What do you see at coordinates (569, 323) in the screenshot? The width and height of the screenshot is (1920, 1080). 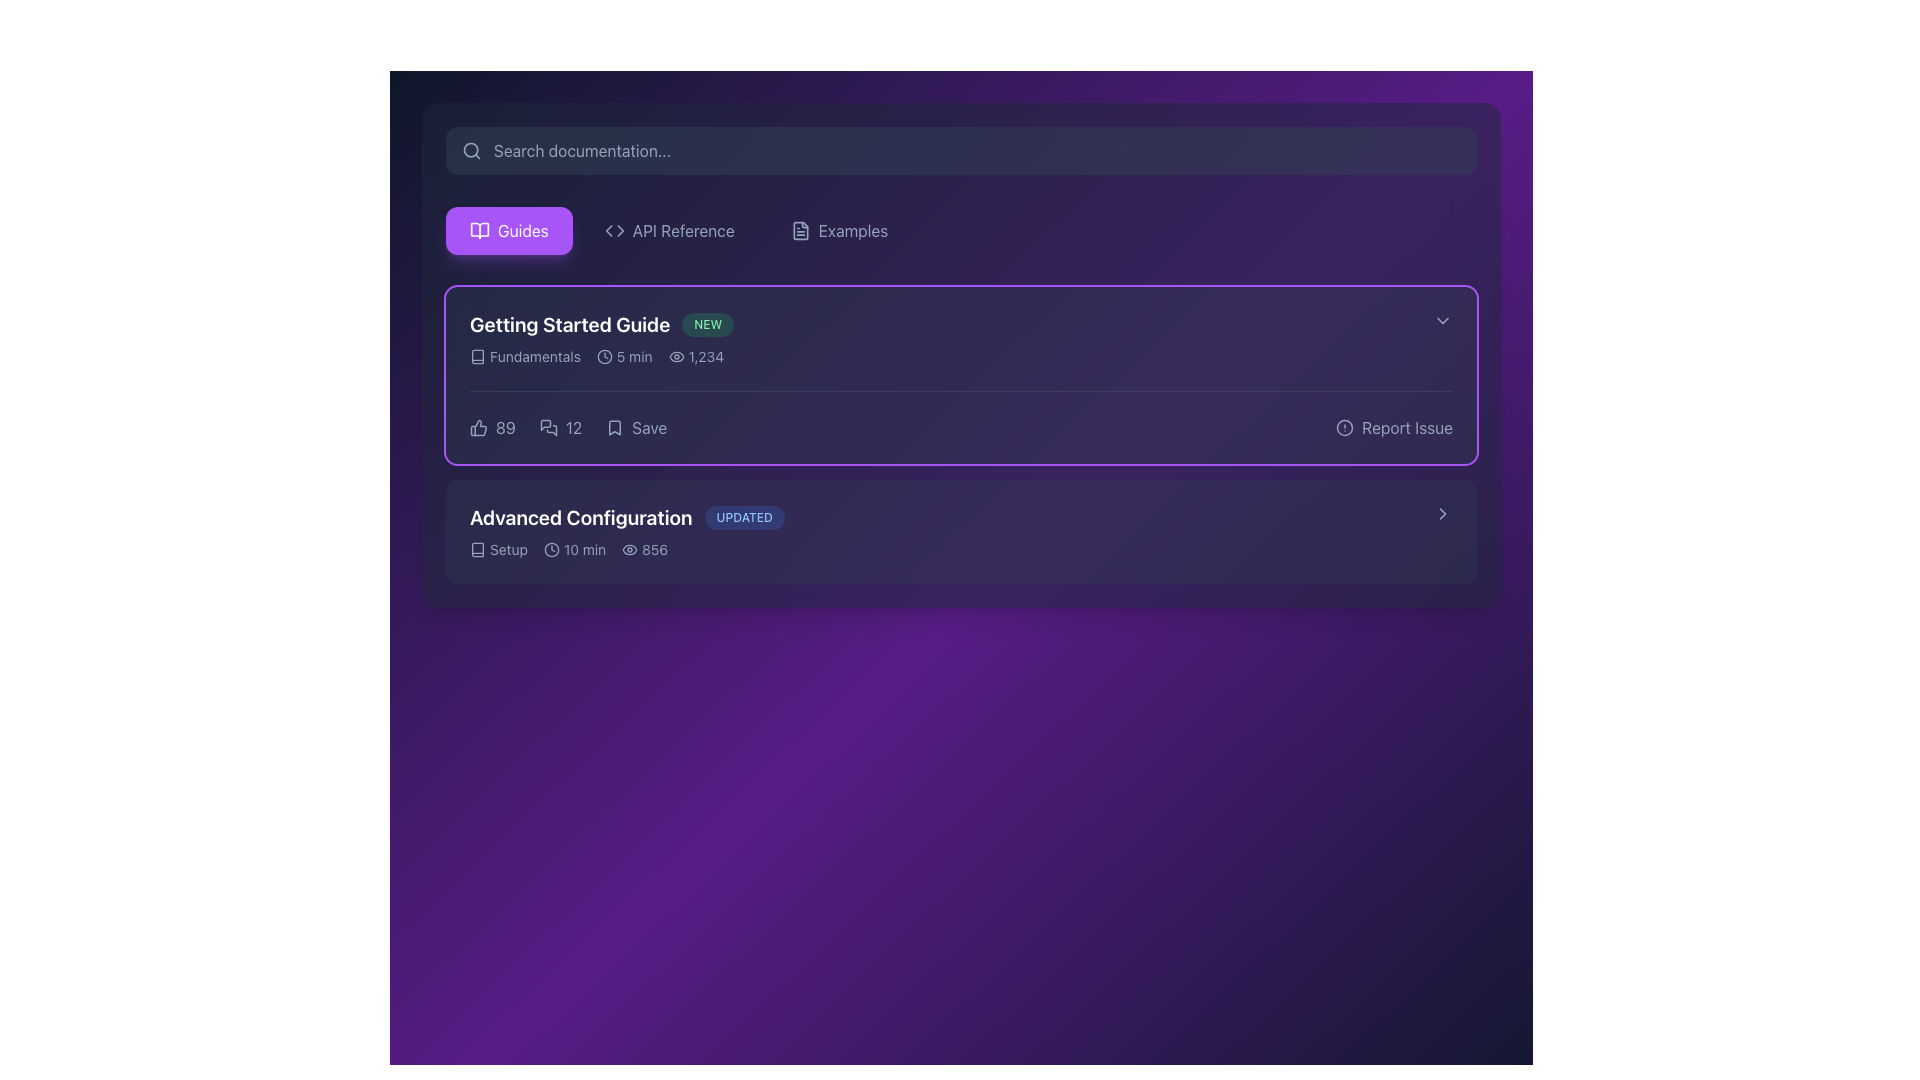 I see `the title text indicating the 'Getting Started Guide', which is located in the upper-left section of the main content area and positioned to the left of the 'NEW' badge` at bounding box center [569, 323].